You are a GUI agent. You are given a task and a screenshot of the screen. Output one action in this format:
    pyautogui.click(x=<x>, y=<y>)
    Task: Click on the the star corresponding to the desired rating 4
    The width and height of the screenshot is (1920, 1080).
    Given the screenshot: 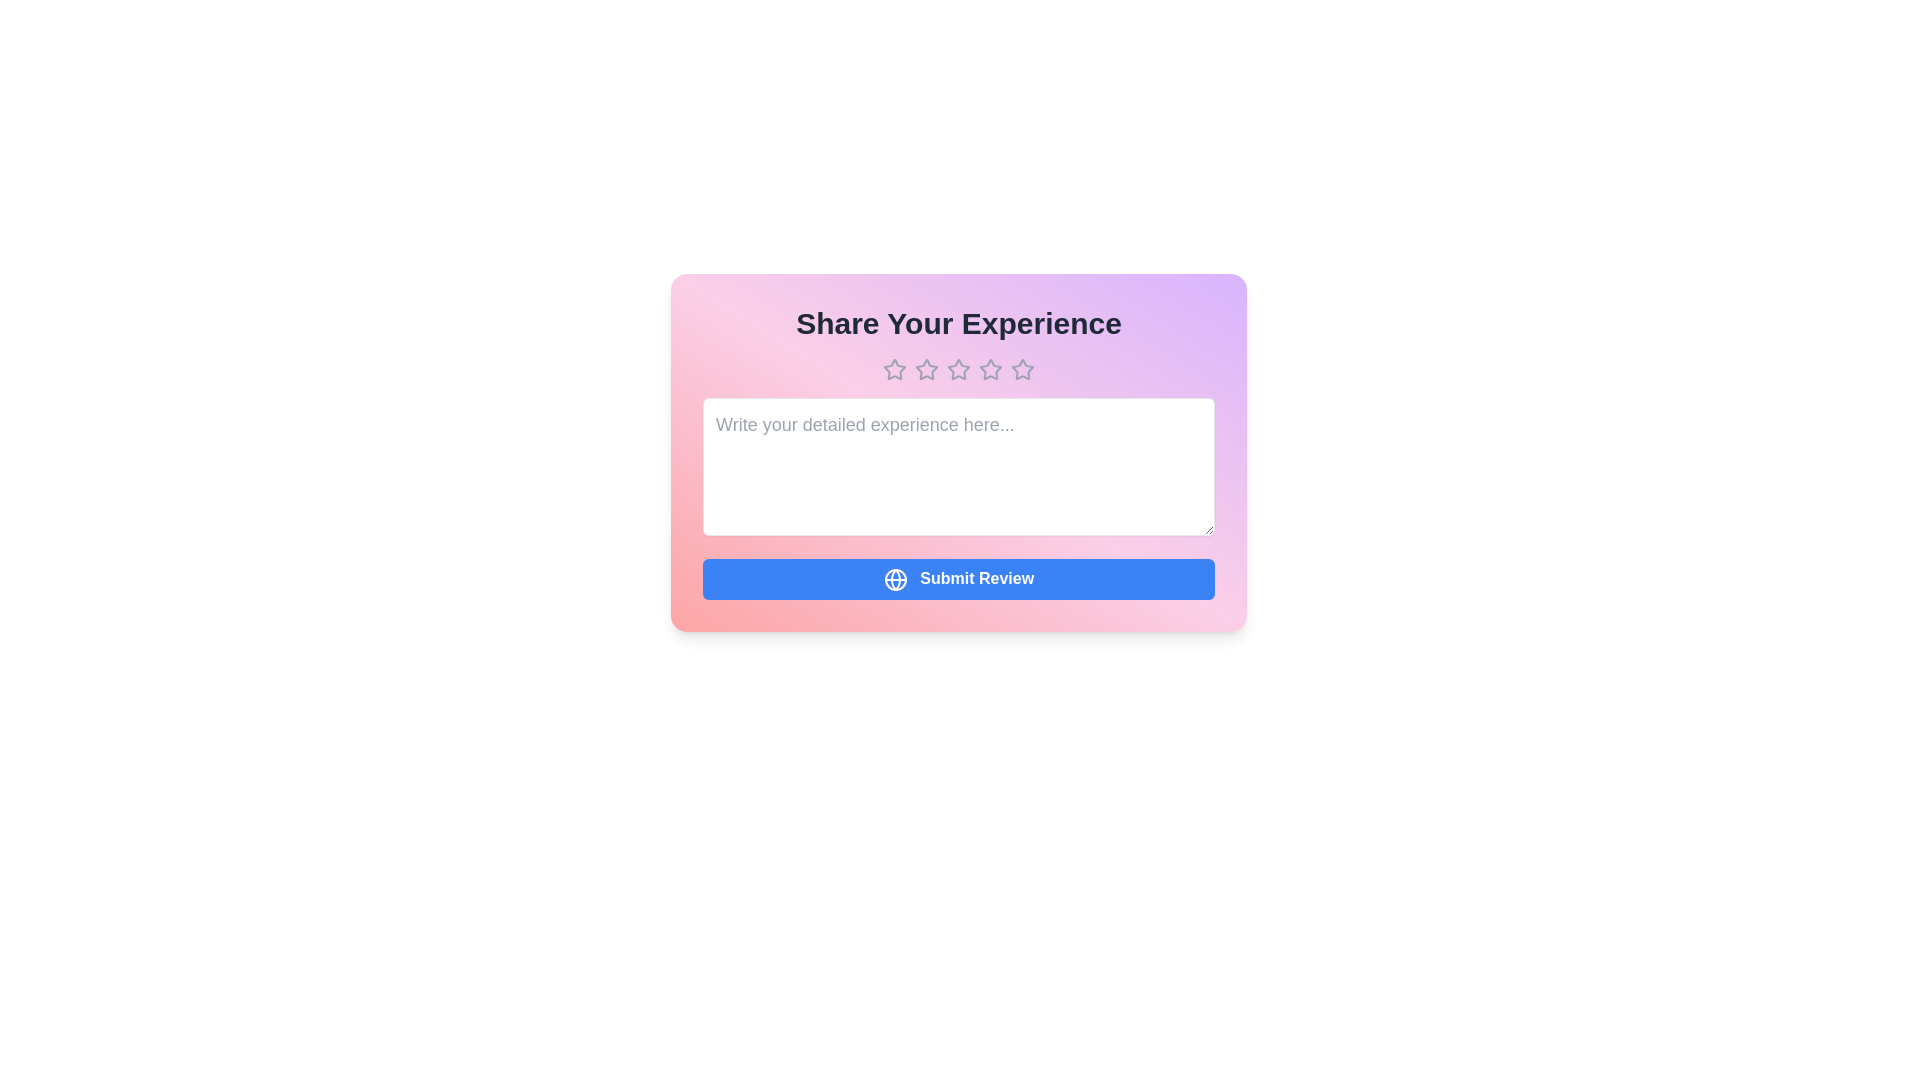 What is the action you would take?
    pyautogui.click(x=990, y=370)
    